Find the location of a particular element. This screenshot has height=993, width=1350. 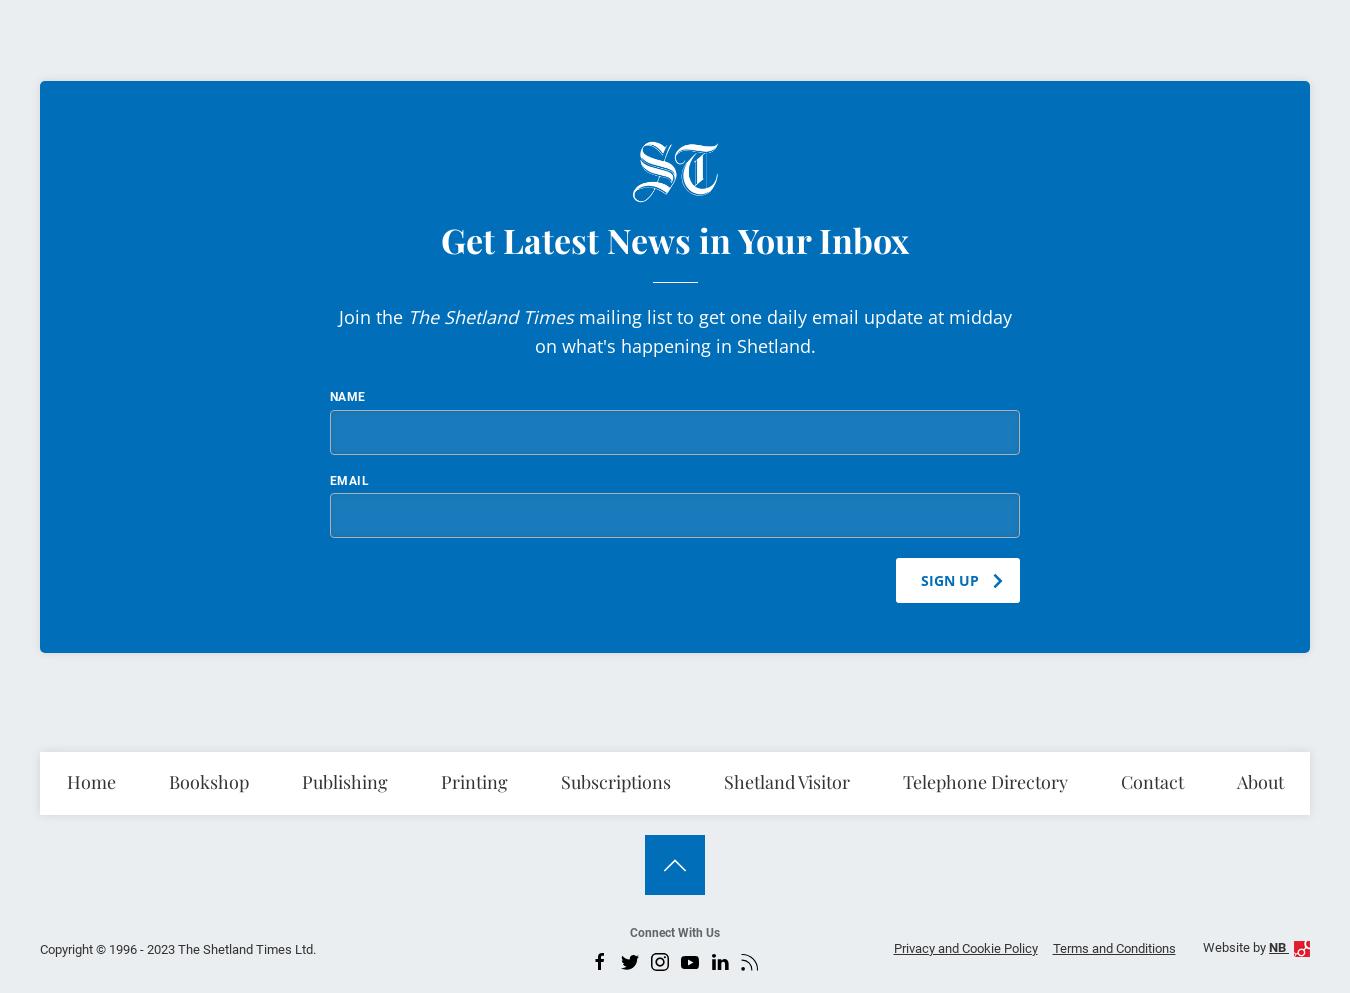

'Privacy and Cookie Policy' is located at coordinates (963, 946).